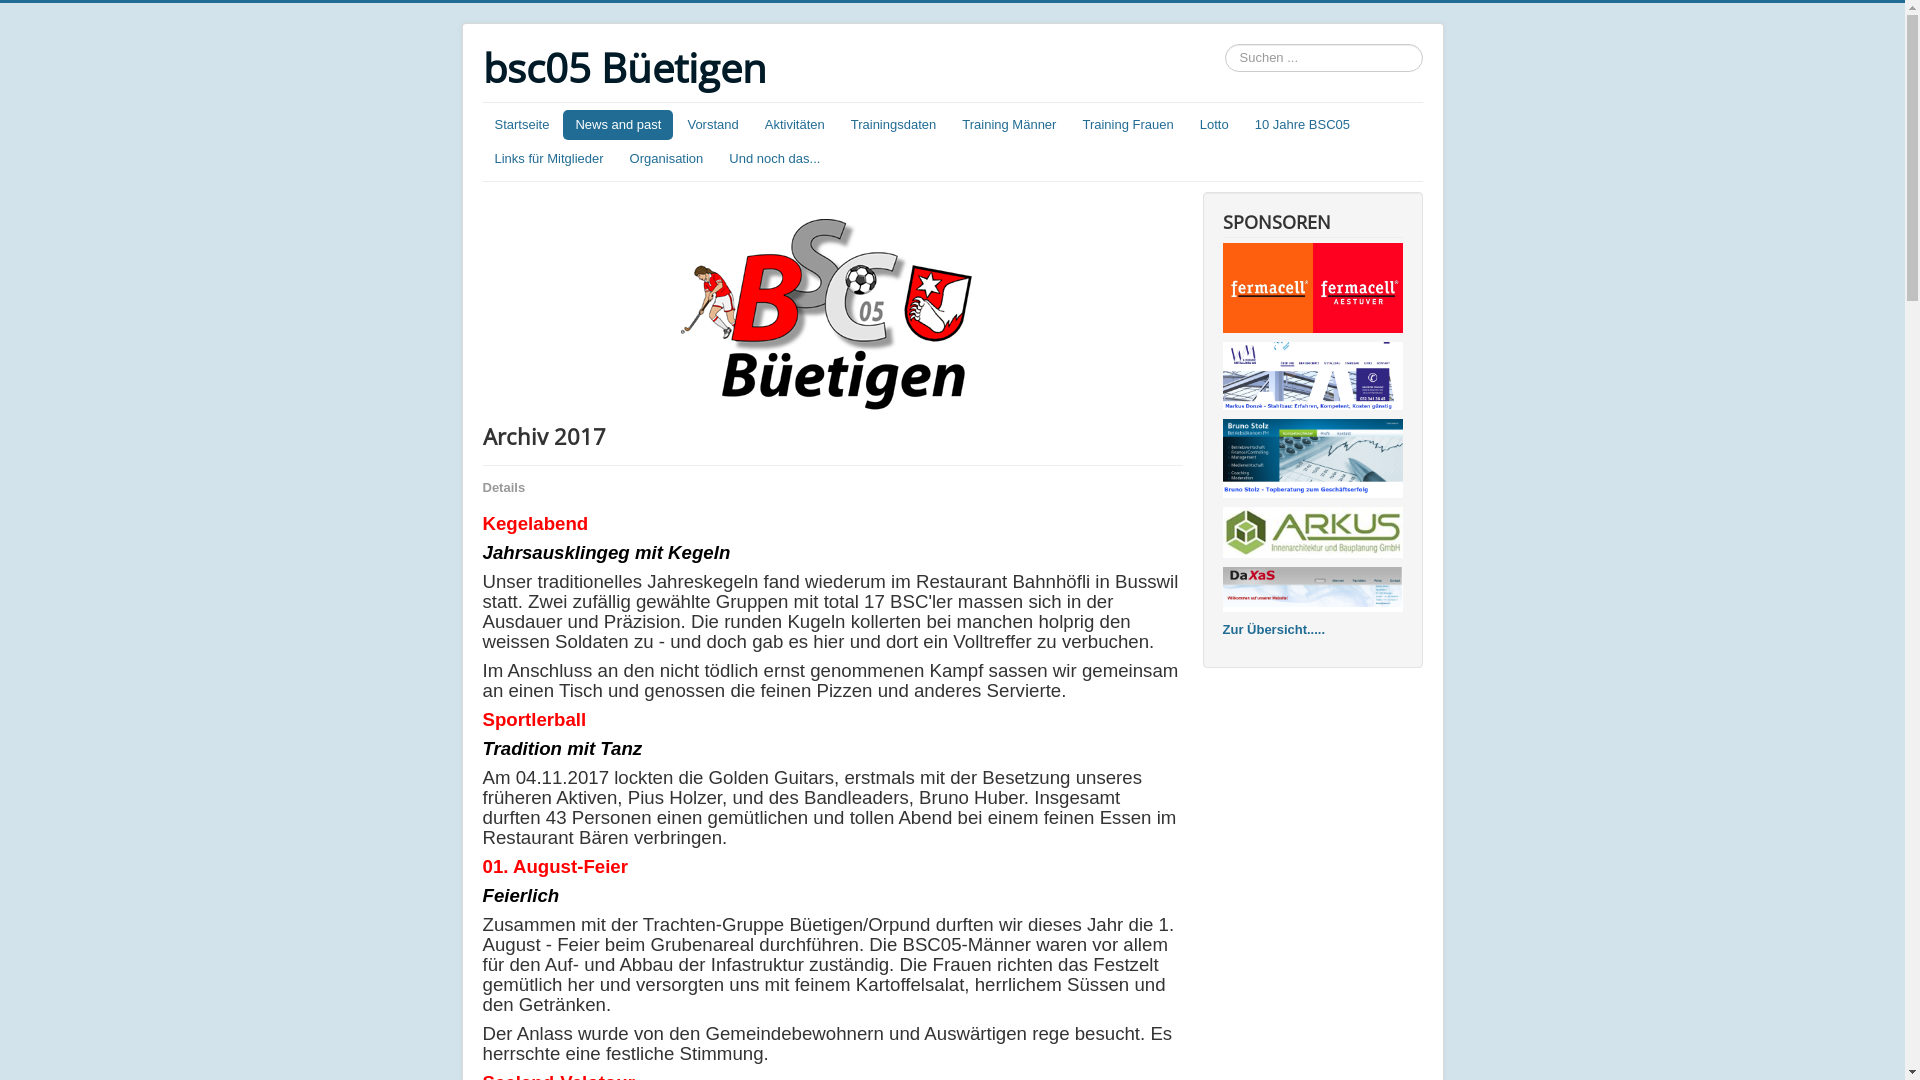 This screenshot has width=1920, height=1080. Describe the element at coordinates (716, 157) in the screenshot. I see `'Und noch das...'` at that location.